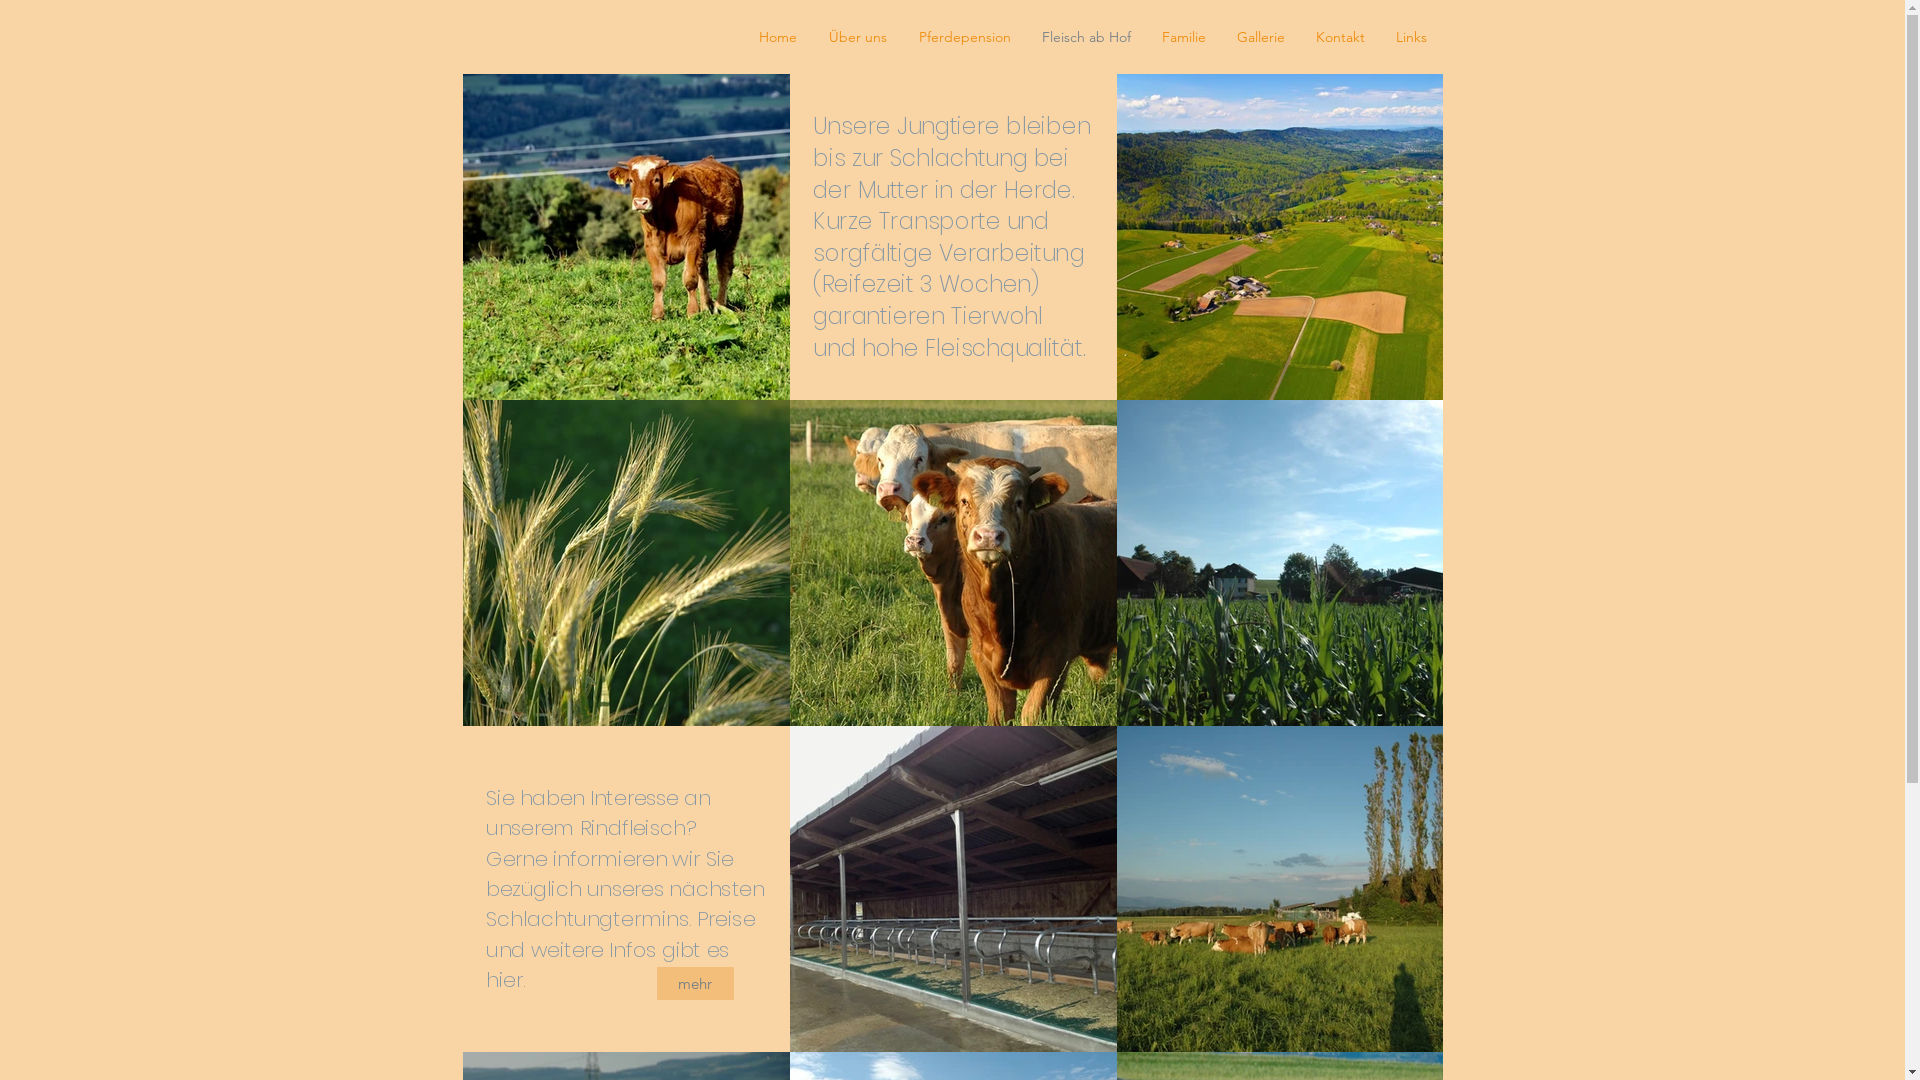  What do you see at coordinates (1410, 37) in the screenshot?
I see `'Links'` at bounding box center [1410, 37].